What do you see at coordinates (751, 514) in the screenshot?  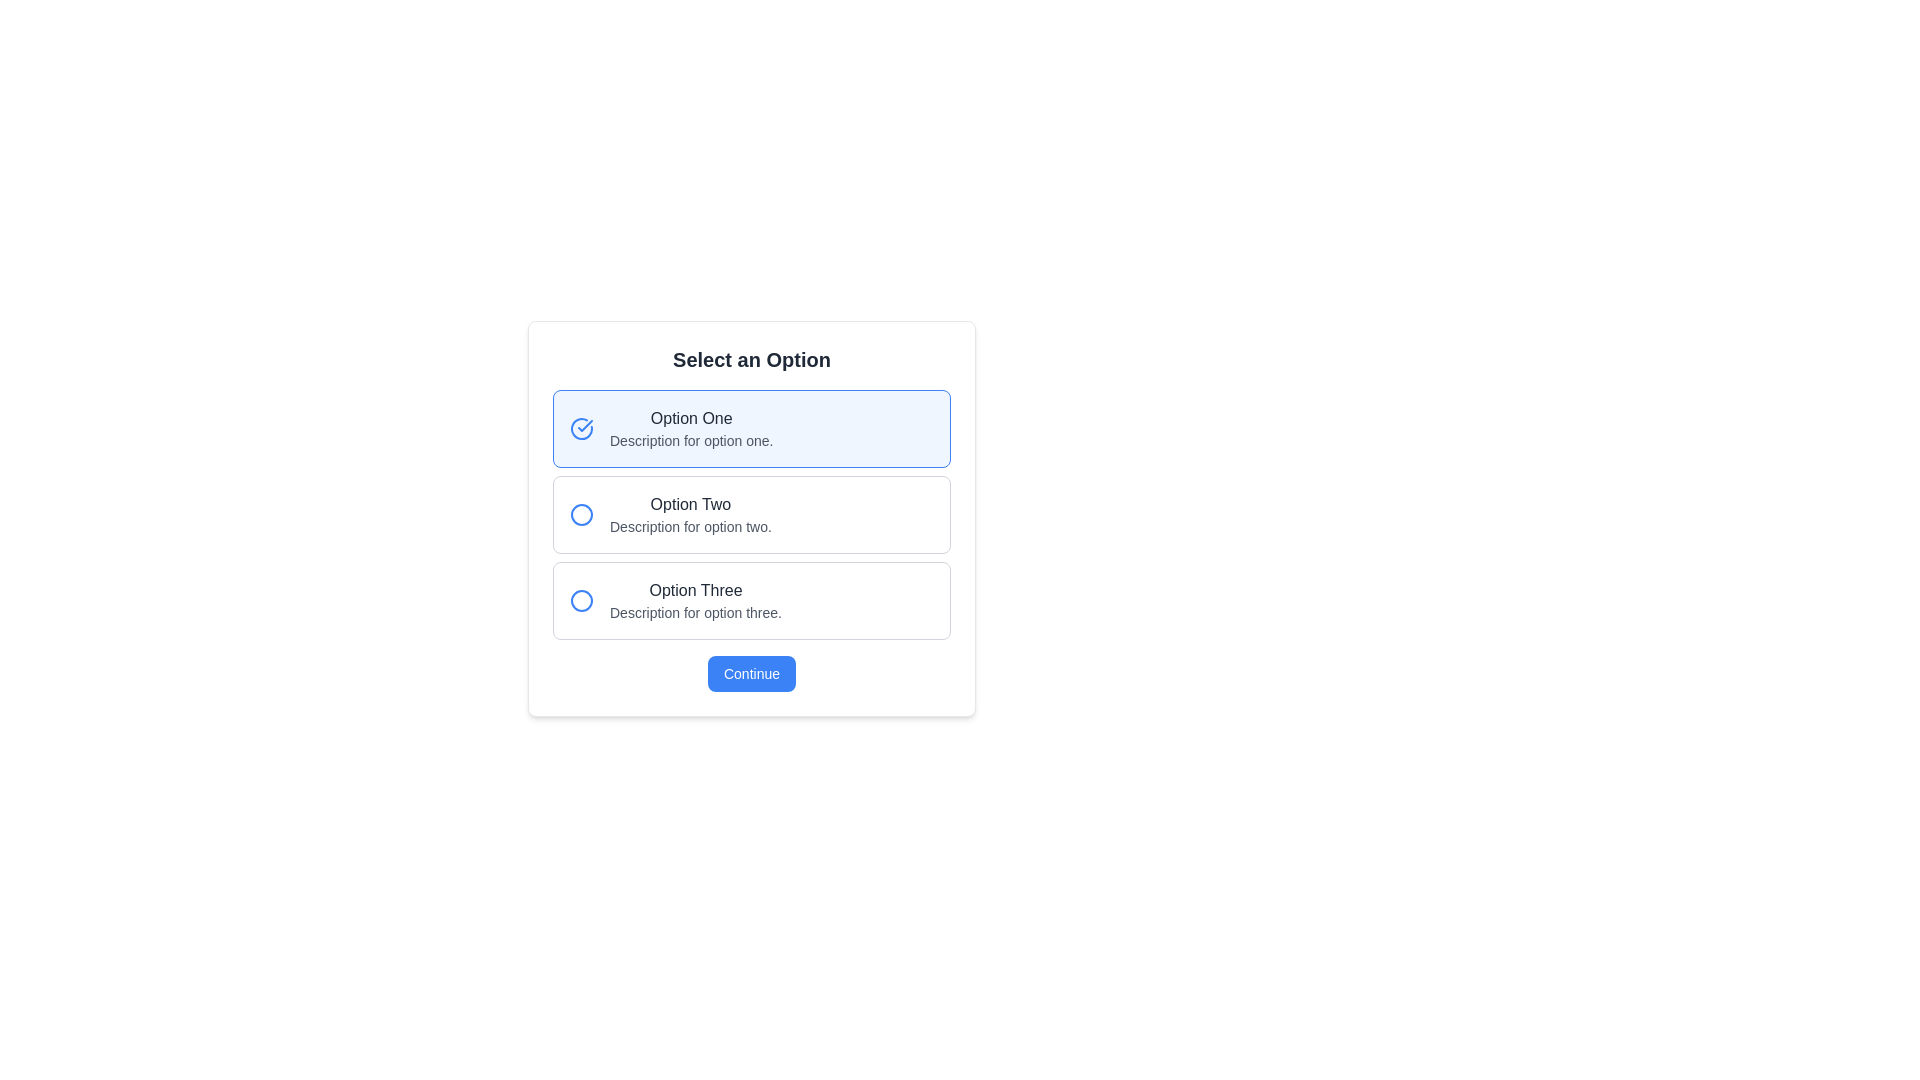 I see `the second selectable option in the modal titled 'Select an Option' to indicate selection` at bounding box center [751, 514].